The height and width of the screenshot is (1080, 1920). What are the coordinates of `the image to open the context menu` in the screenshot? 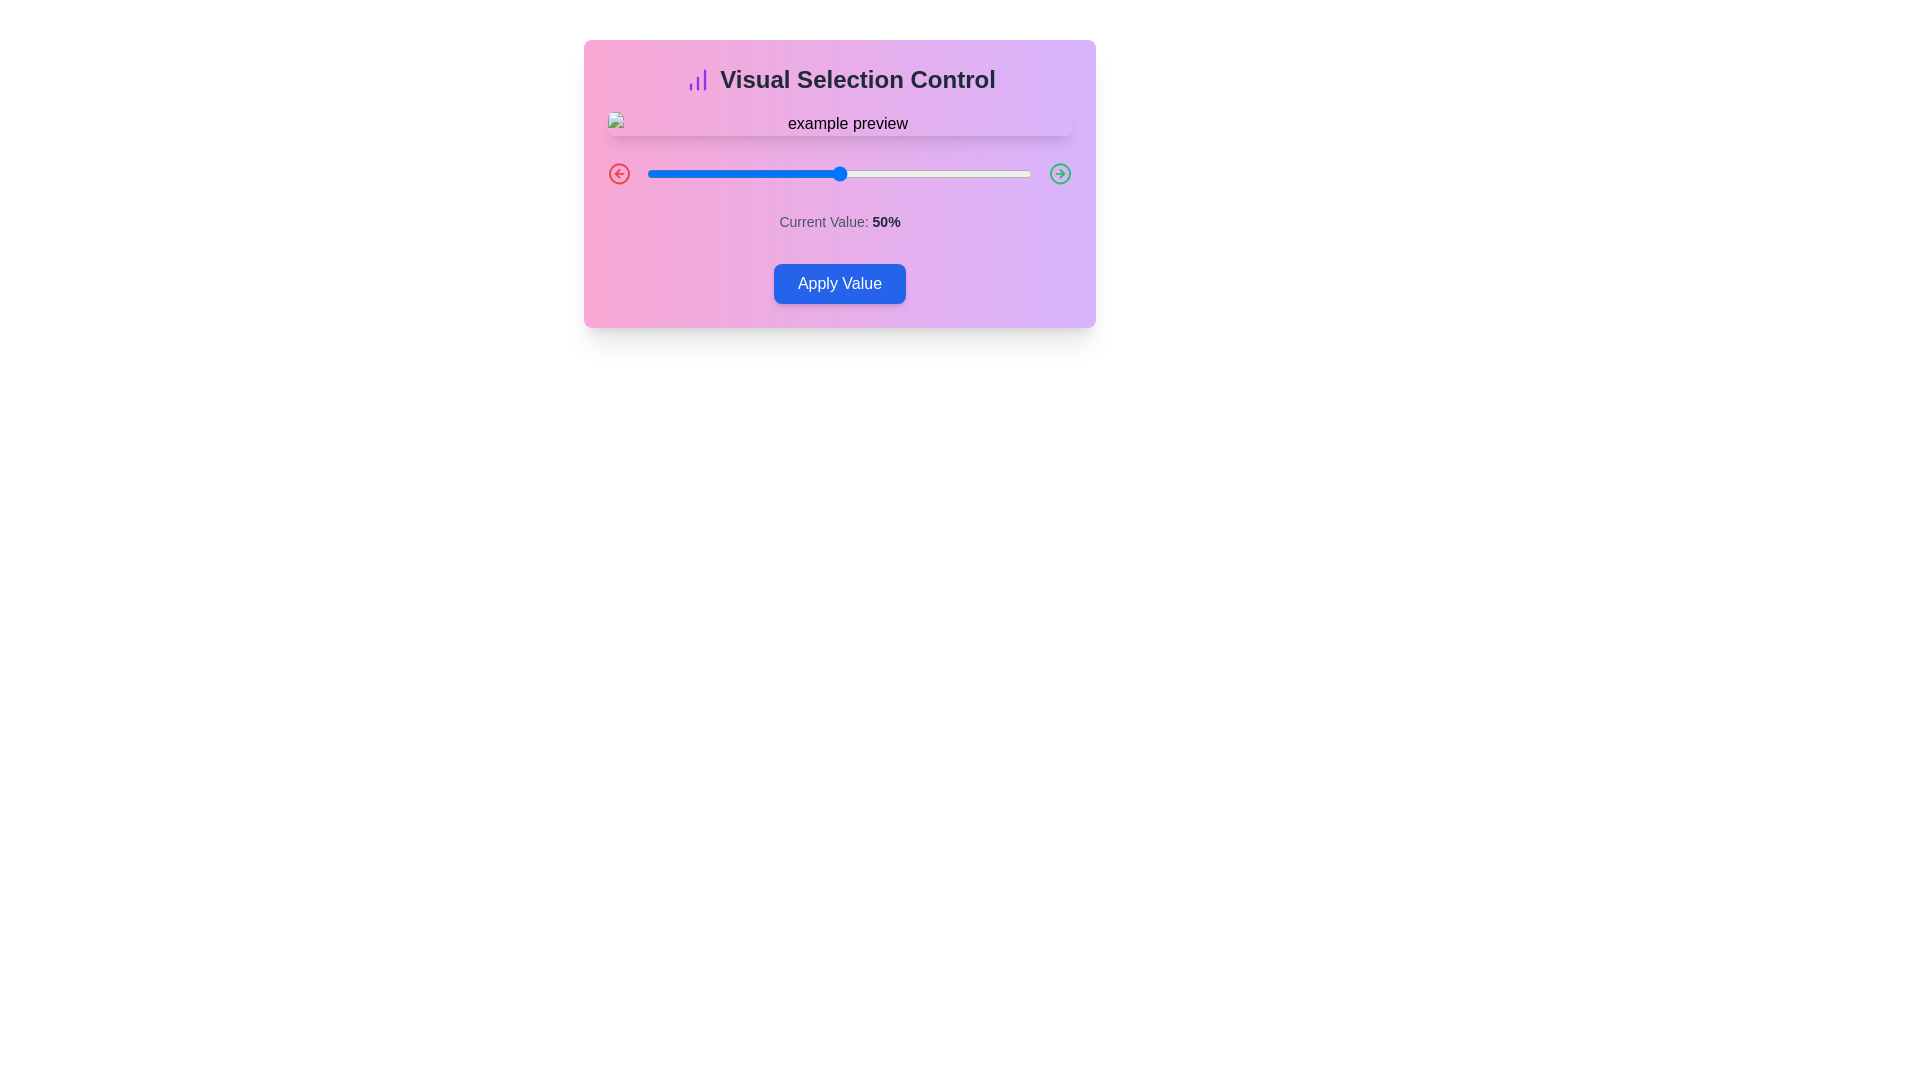 It's located at (840, 123).